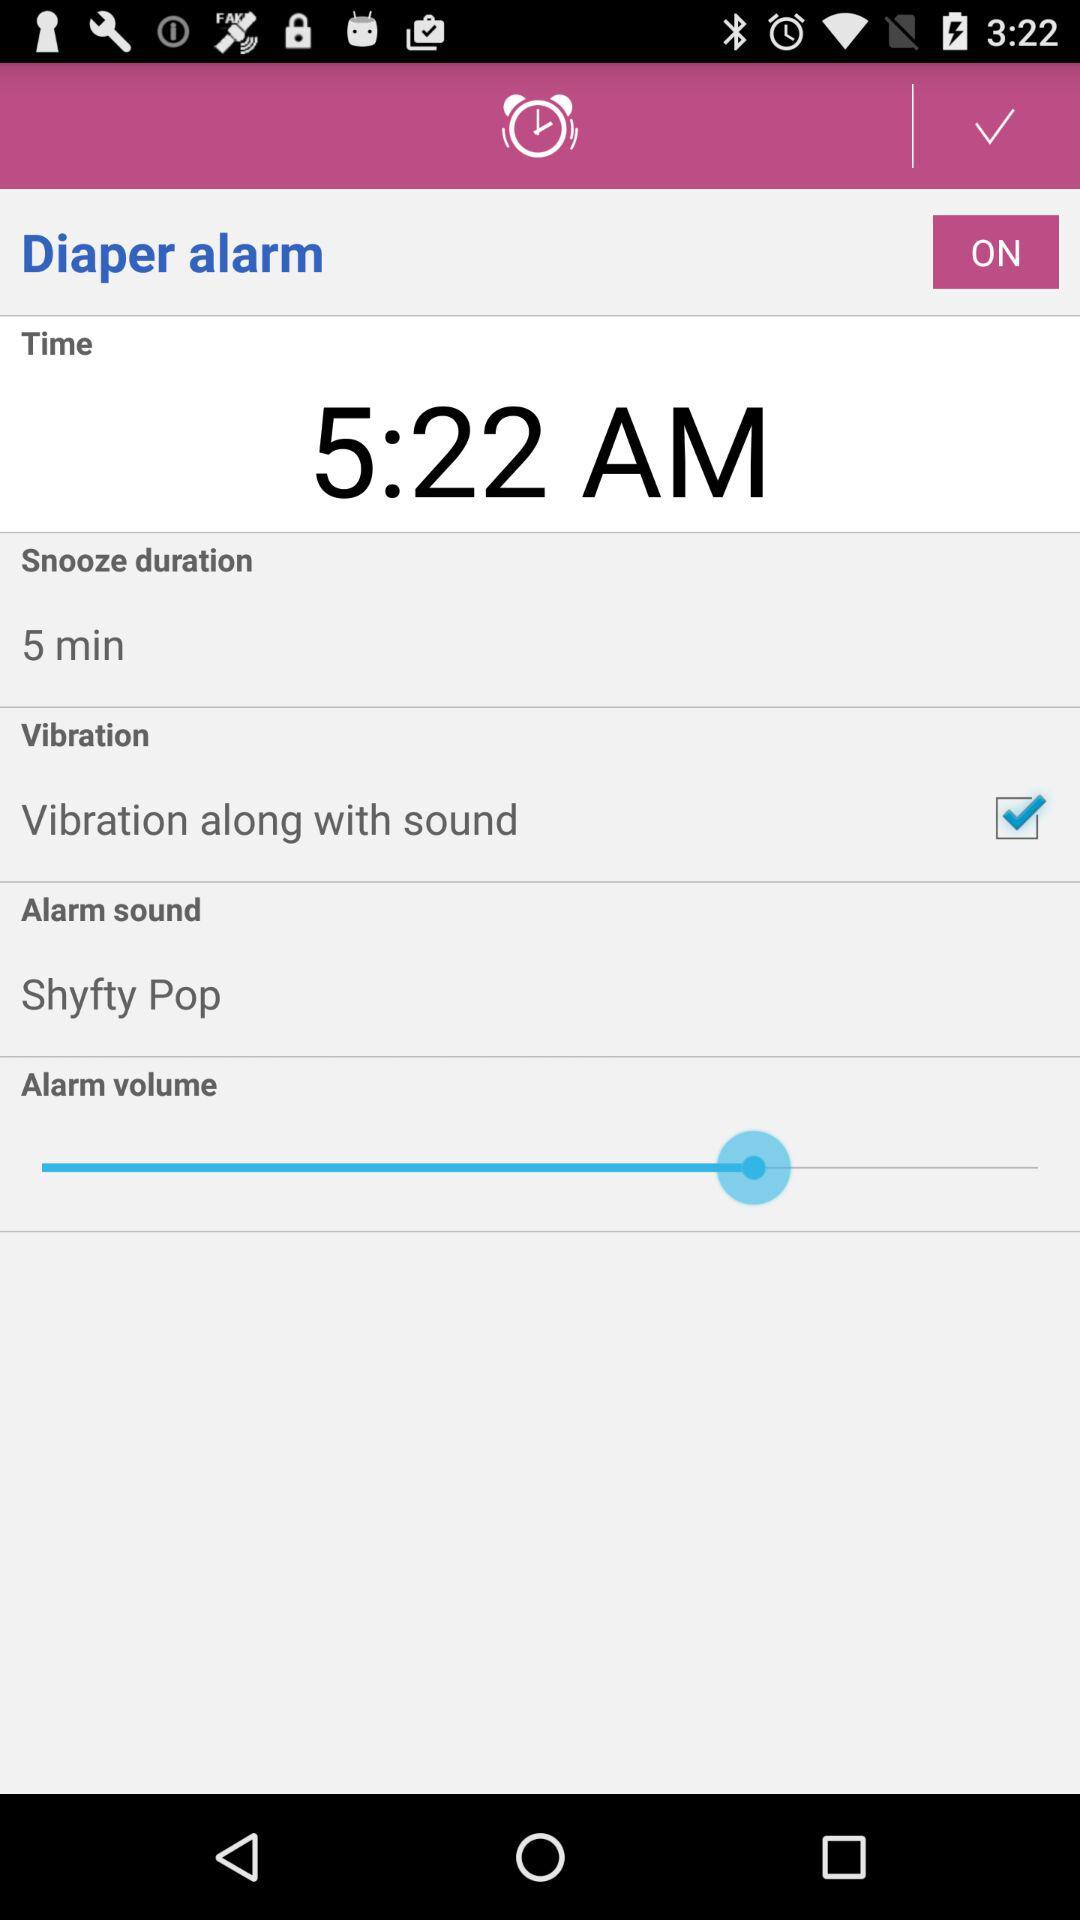 The height and width of the screenshot is (1920, 1080). What do you see at coordinates (540, 446) in the screenshot?
I see `the item below the time app` at bounding box center [540, 446].